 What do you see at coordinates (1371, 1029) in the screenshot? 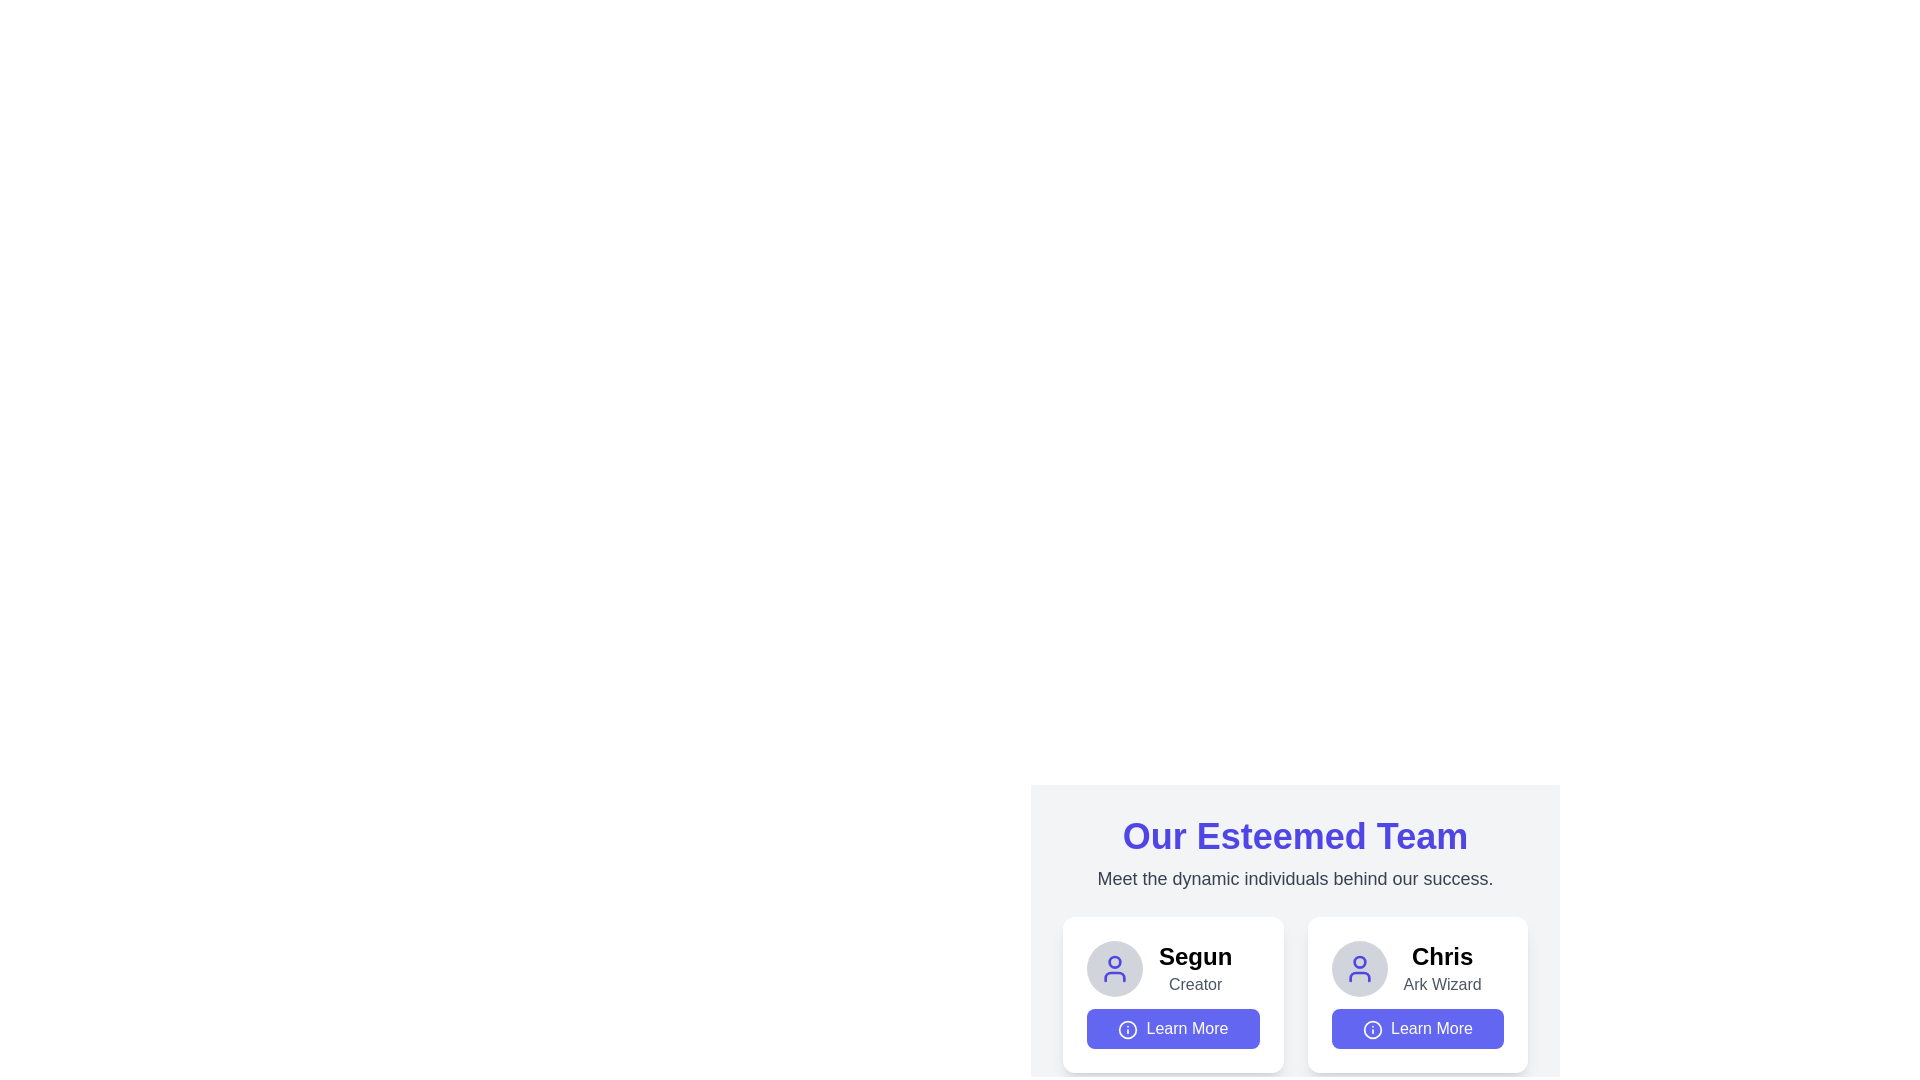
I see `the circular icon with an 'i' symbol located to the left of the 'Learn More' button in the lower-right card segment labeled 'Chris - Ark Wizard'` at bounding box center [1371, 1029].